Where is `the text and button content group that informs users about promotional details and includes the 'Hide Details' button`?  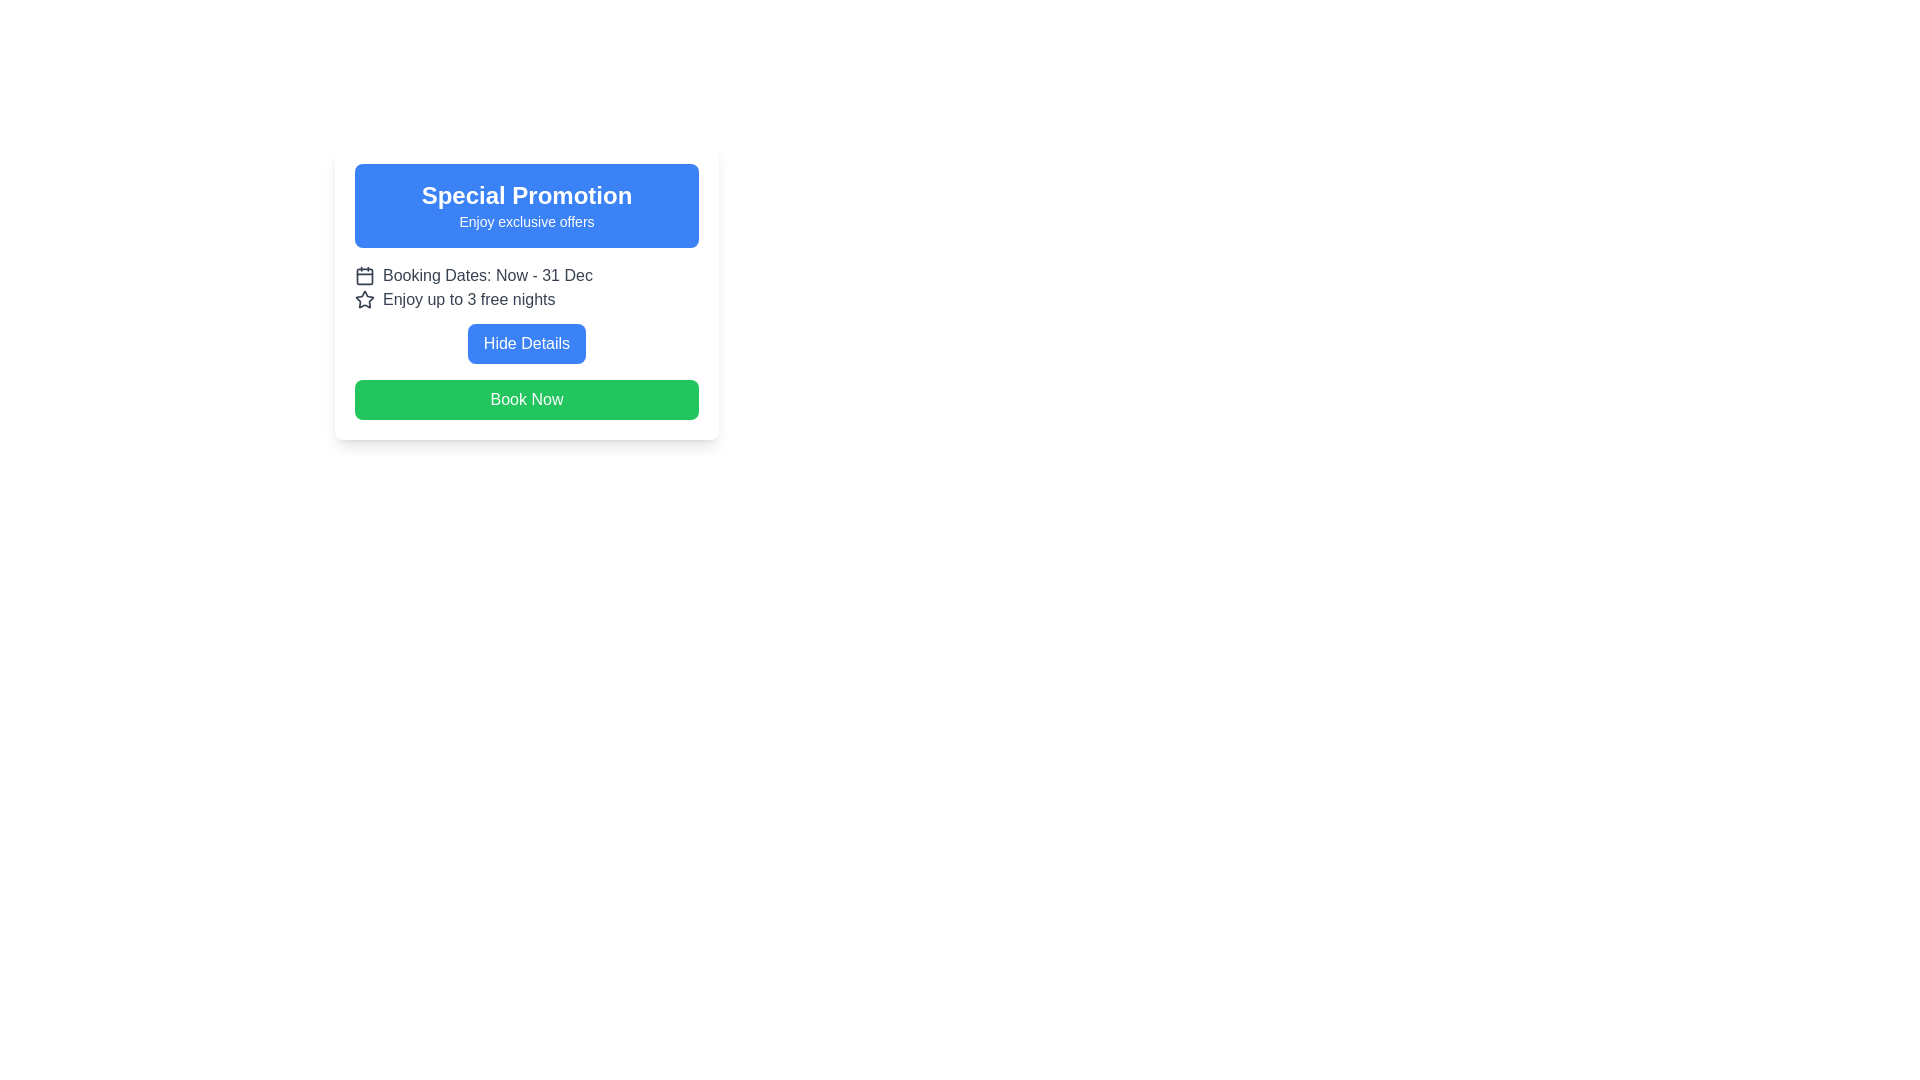
the text and button content group that informs users about promotional details and includes the 'Hide Details' button is located at coordinates (527, 313).